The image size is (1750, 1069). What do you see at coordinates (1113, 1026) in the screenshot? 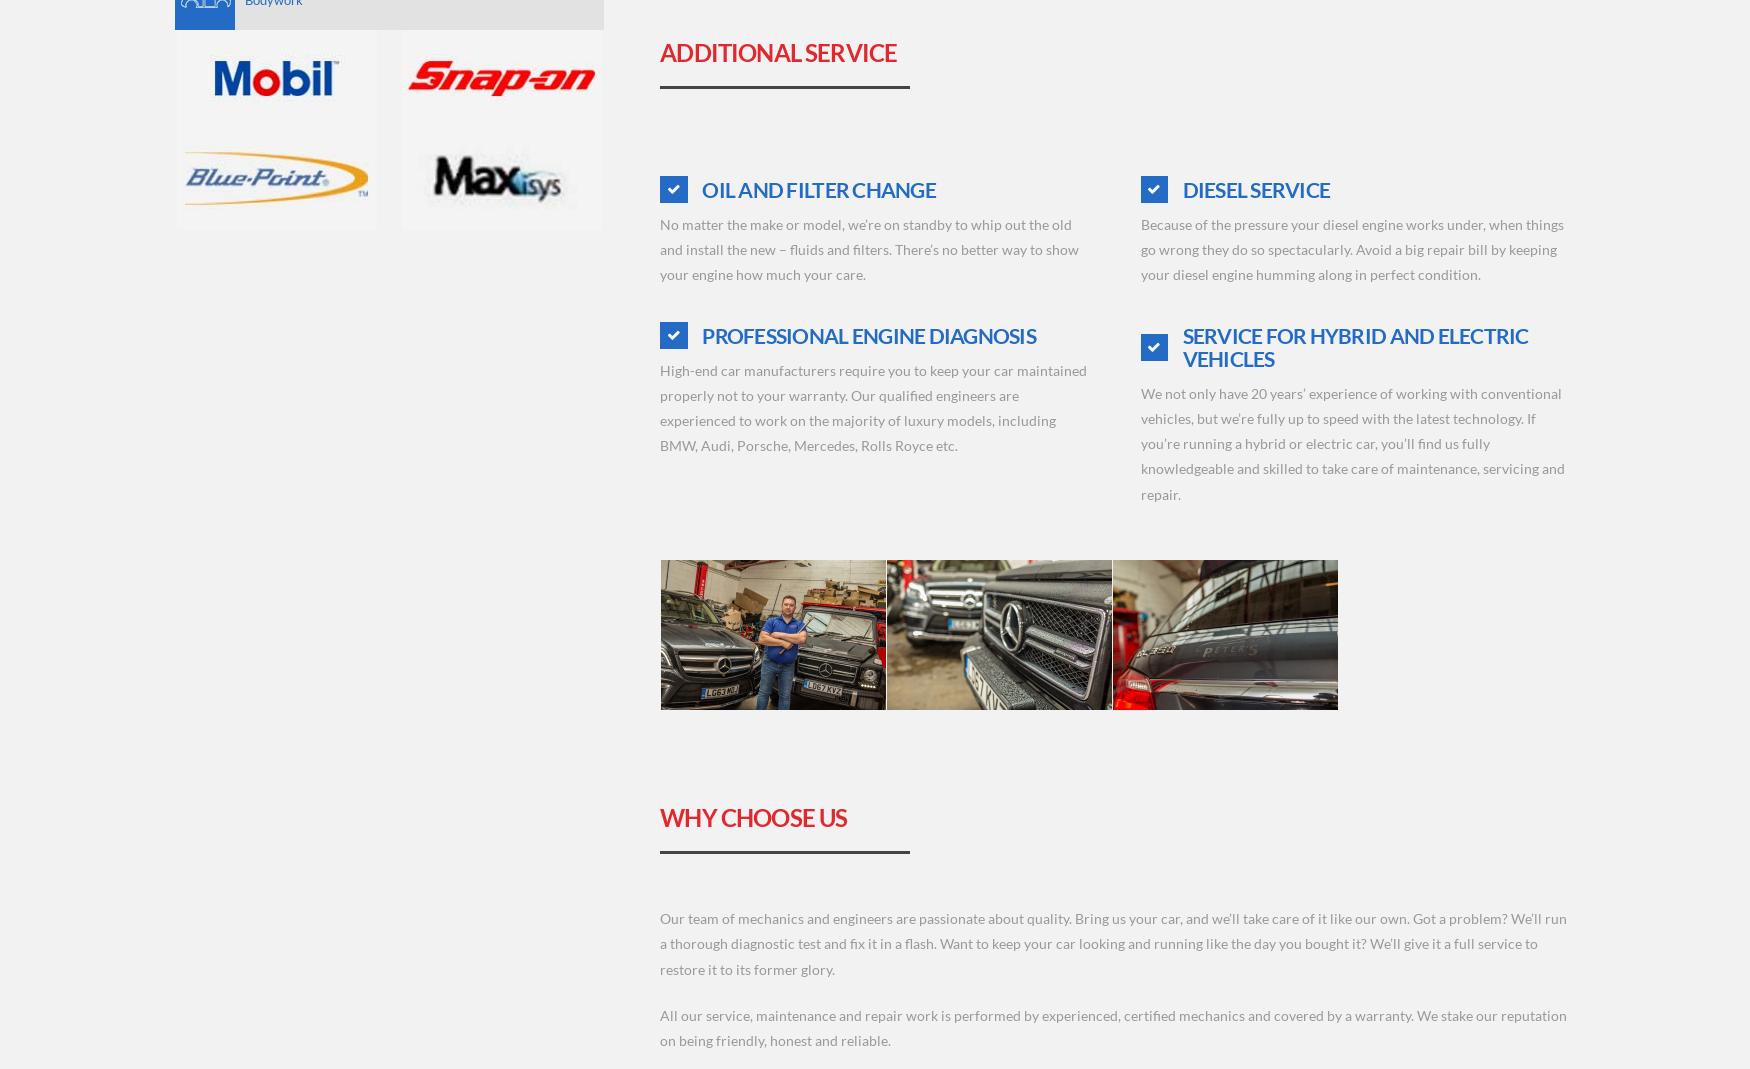
I see `'All our service, maintenance and repair work is performed by experienced, certified mechanics and covered by a warranty. We stake our reputation on being friendly, honest and reliable.'` at bounding box center [1113, 1026].